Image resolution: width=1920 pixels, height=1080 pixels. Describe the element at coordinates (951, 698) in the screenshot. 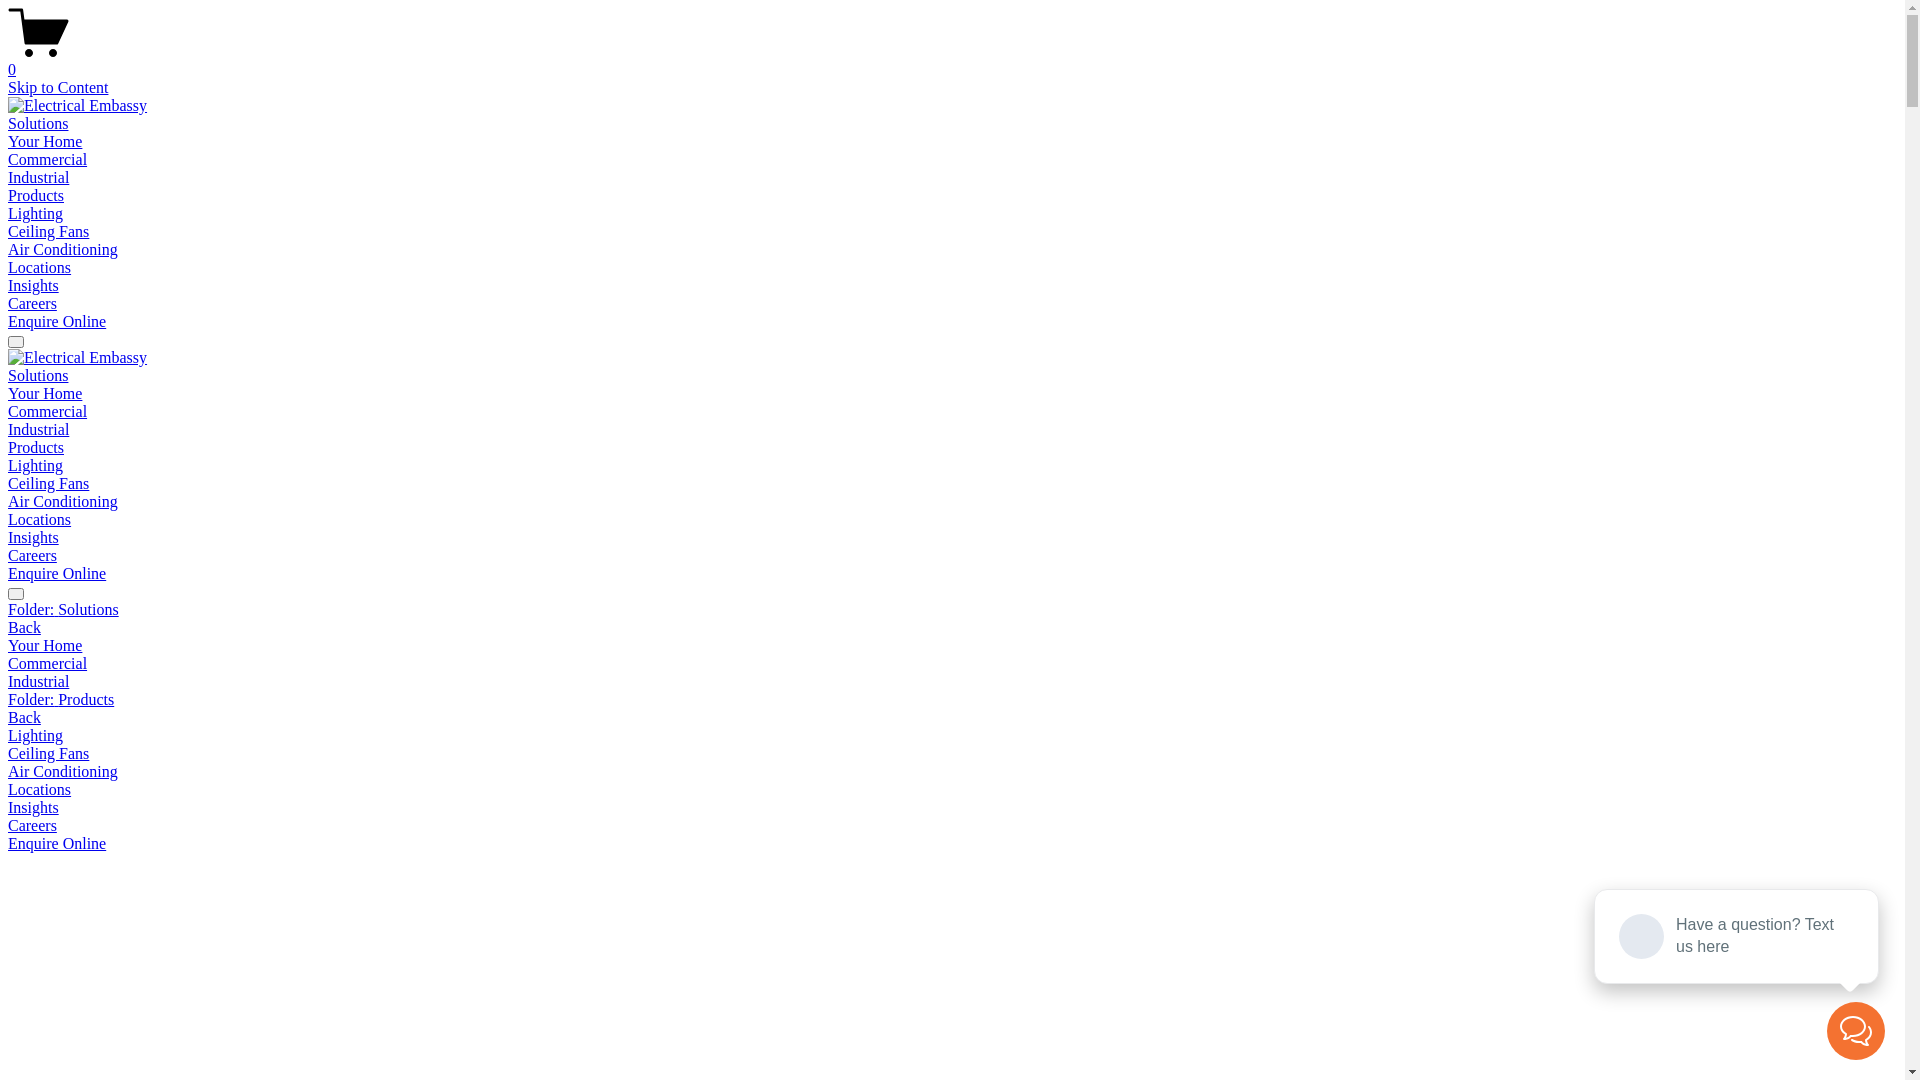

I see `'Folder: Products'` at that location.